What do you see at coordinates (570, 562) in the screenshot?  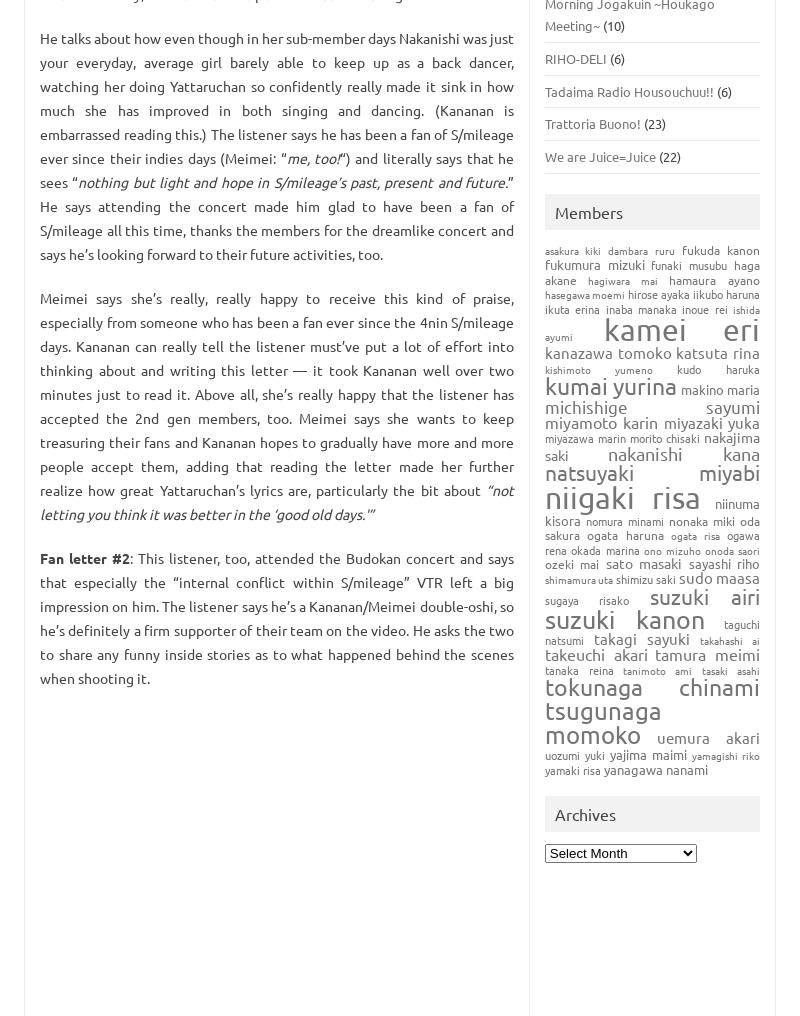 I see `'Ozeki Mai'` at bounding box center [570, 562].